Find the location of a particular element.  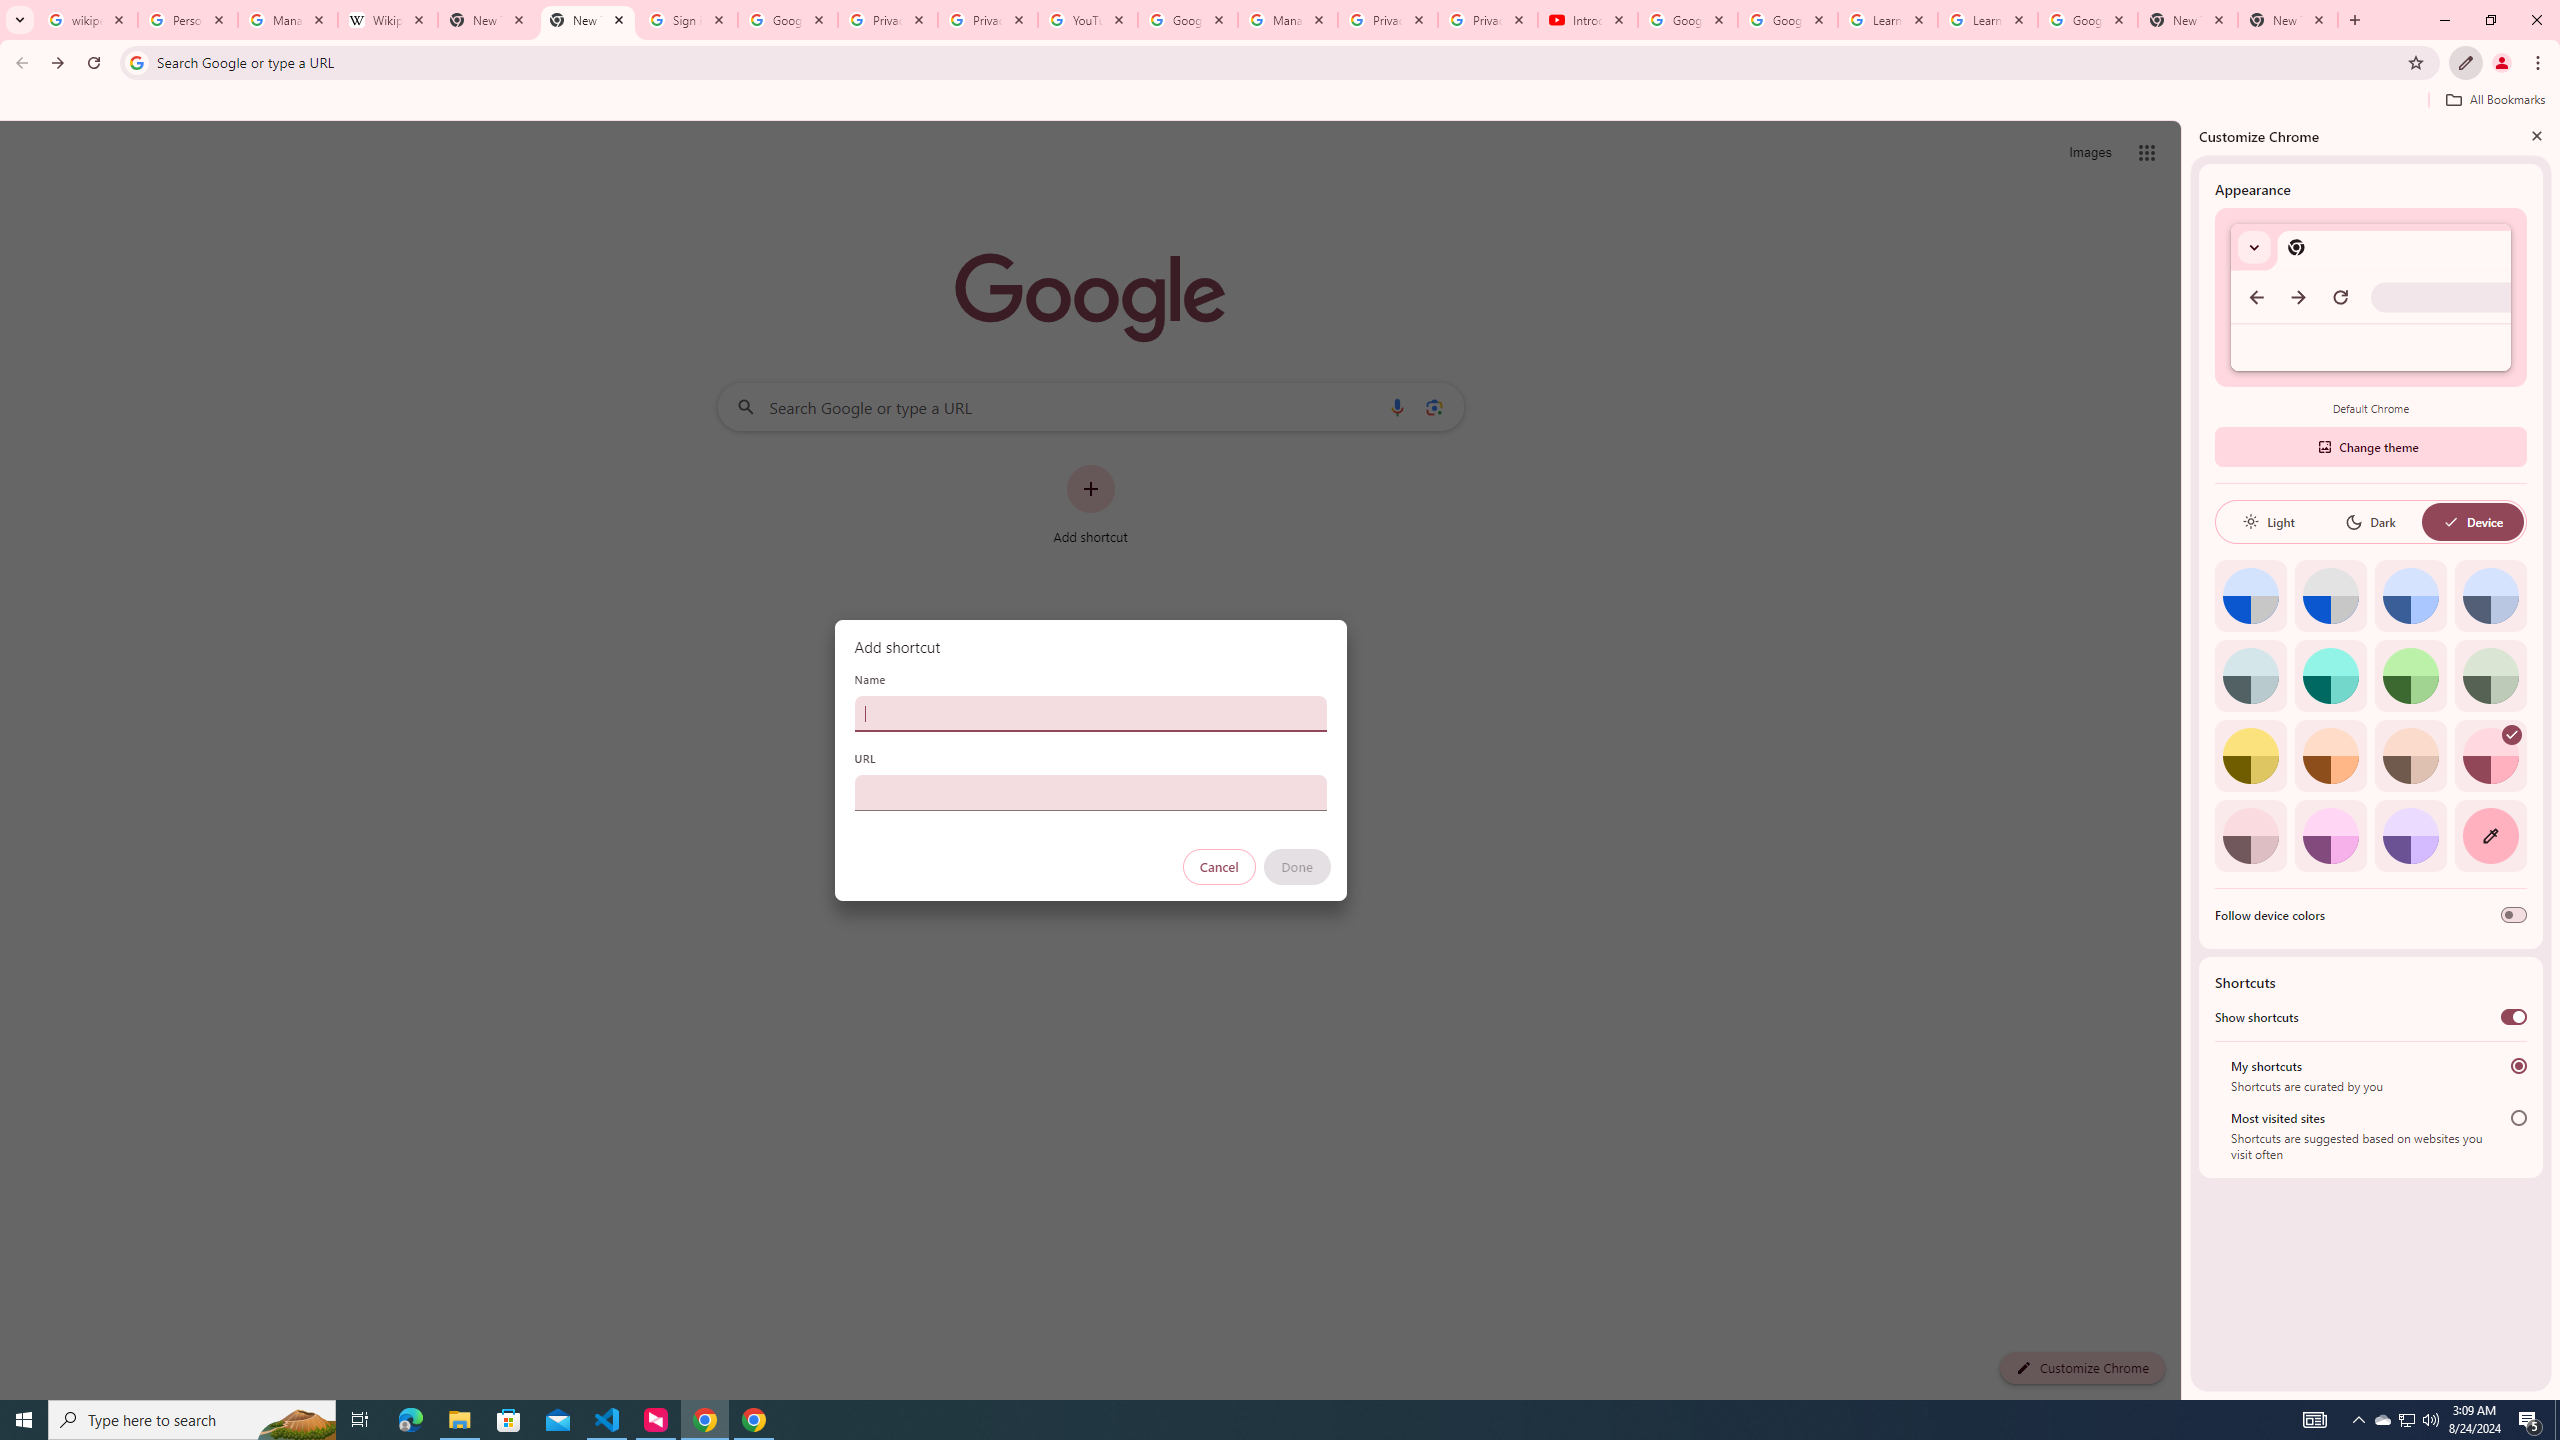

'Wikipedia:Edit requests - Wikipedia' is located at coordinates (388, 19).